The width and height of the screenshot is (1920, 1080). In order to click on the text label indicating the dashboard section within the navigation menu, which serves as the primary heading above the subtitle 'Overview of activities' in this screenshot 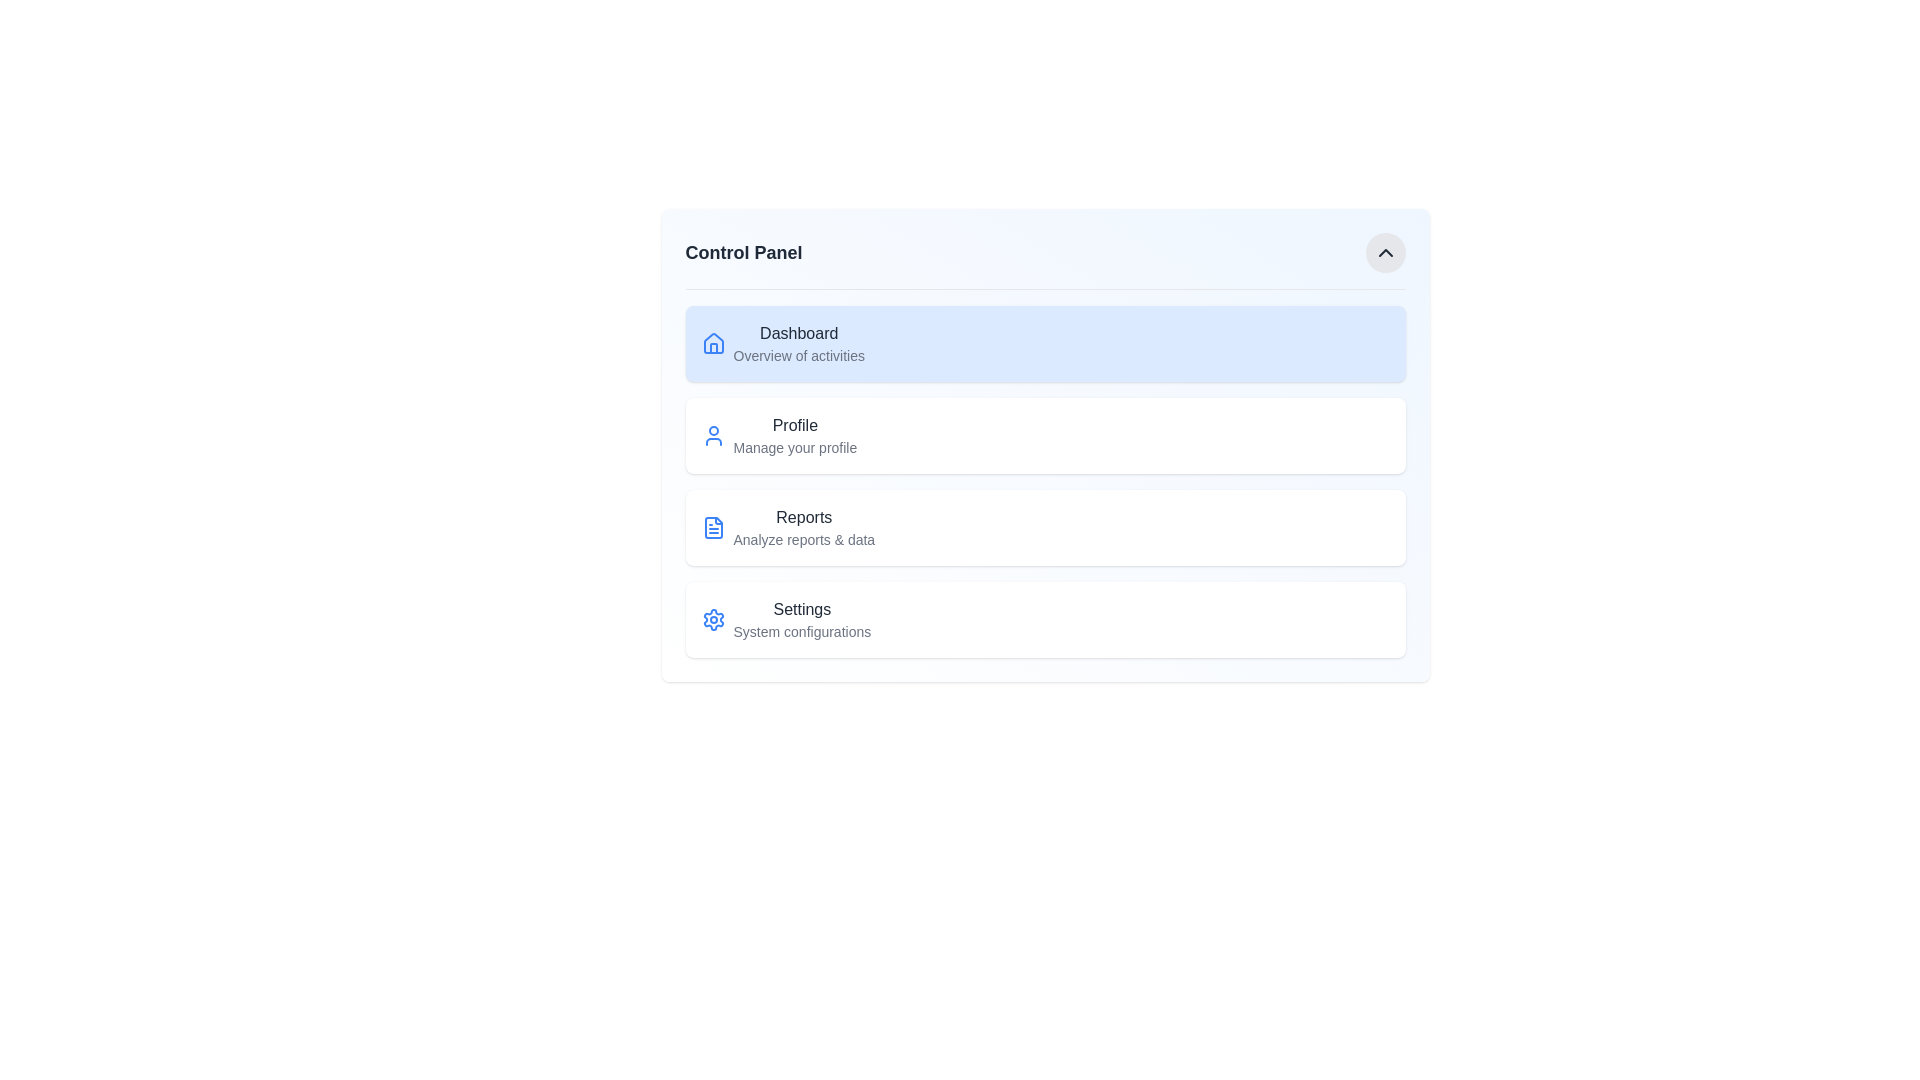, I will do `click(798, 333)`.